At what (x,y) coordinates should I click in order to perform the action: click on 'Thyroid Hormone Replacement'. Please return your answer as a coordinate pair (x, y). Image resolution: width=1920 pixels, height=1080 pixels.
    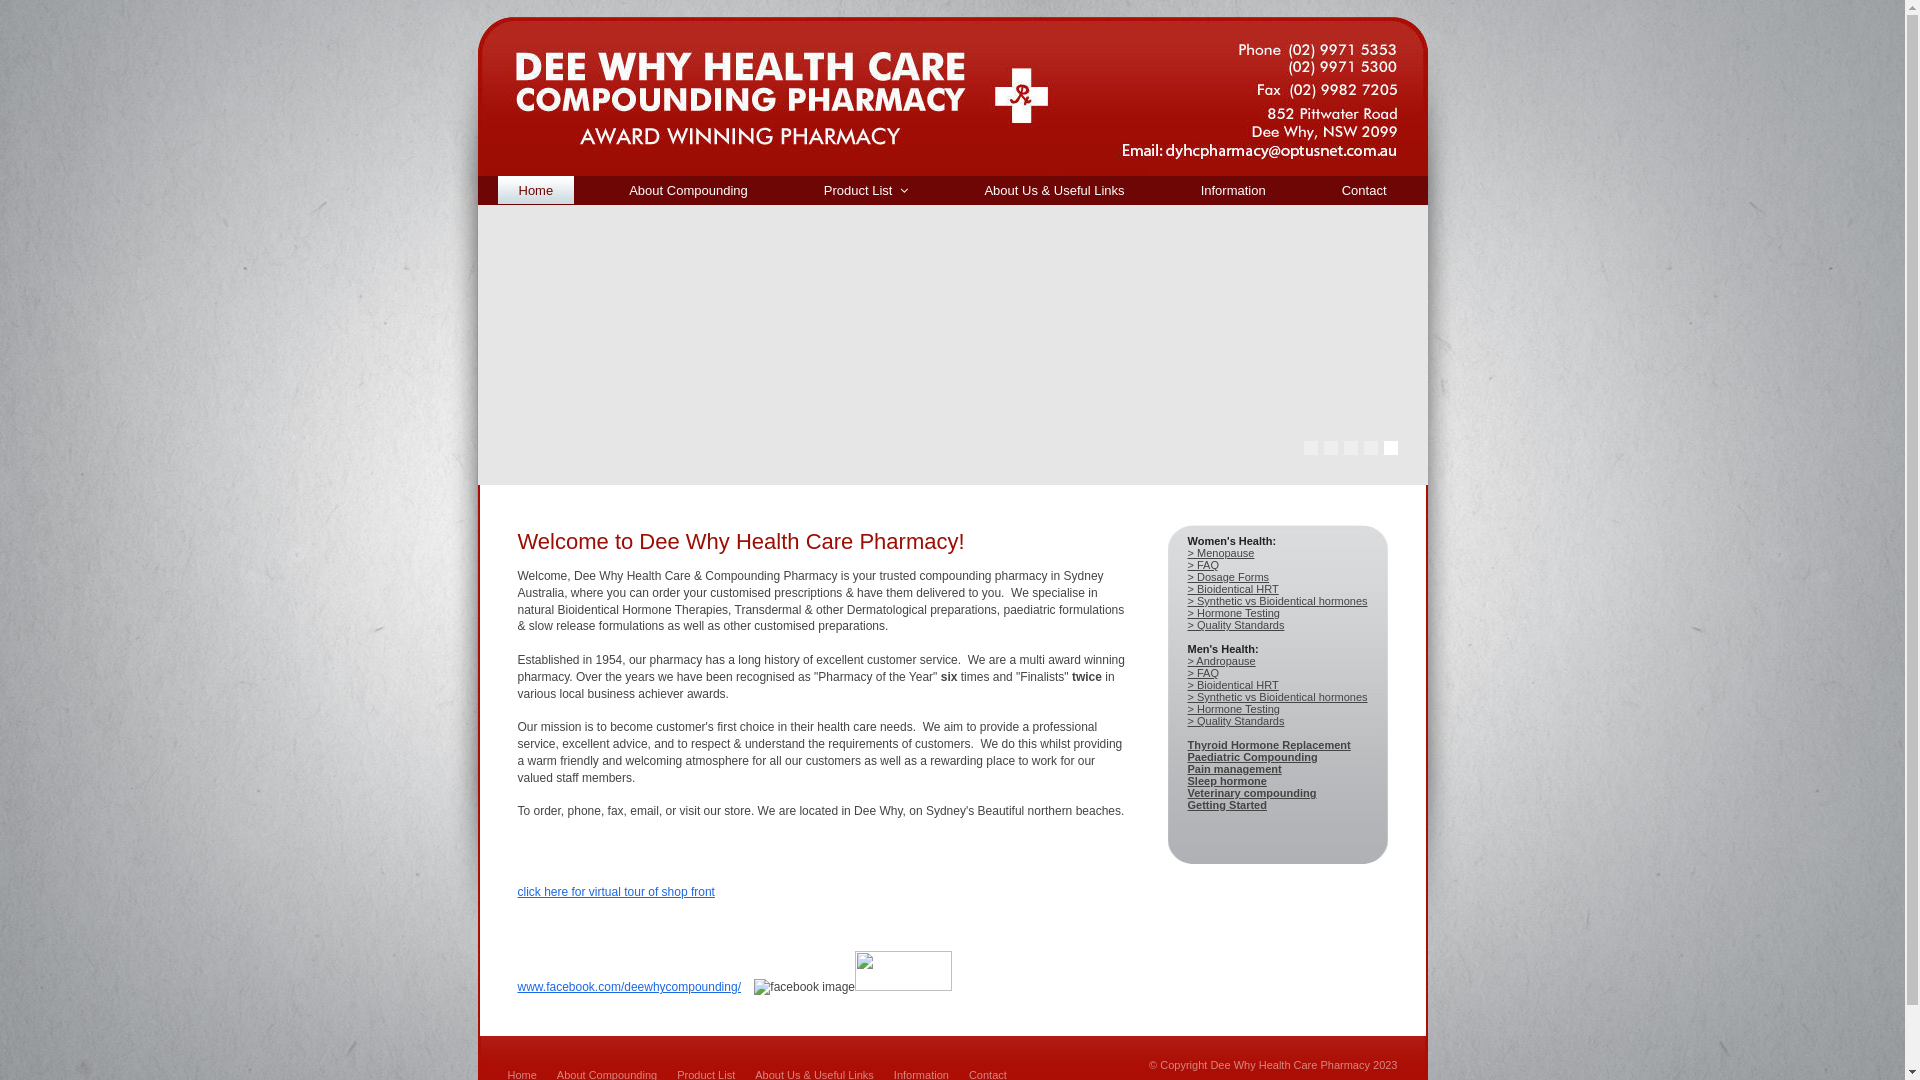
    Looking at the image, I should click on (1268, 744).